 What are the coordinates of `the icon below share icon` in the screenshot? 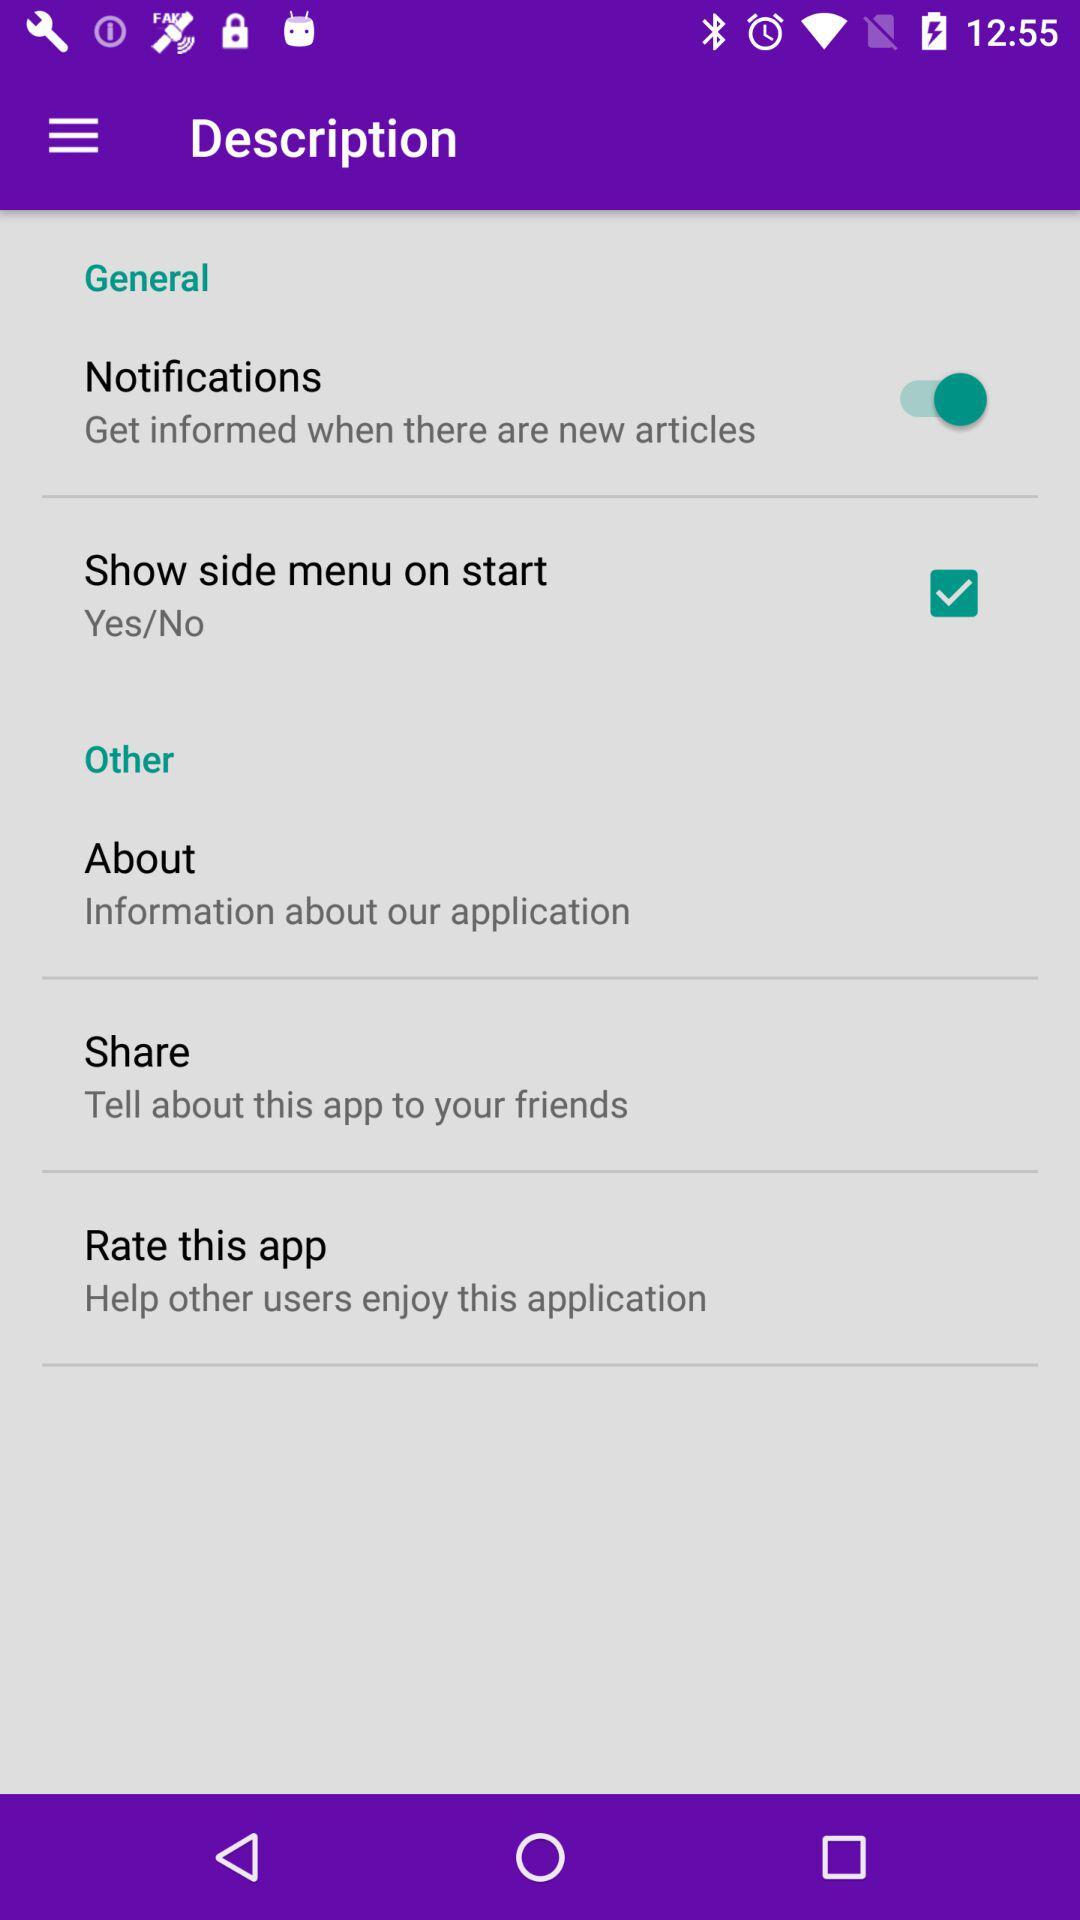 It's located at (355, 1102).